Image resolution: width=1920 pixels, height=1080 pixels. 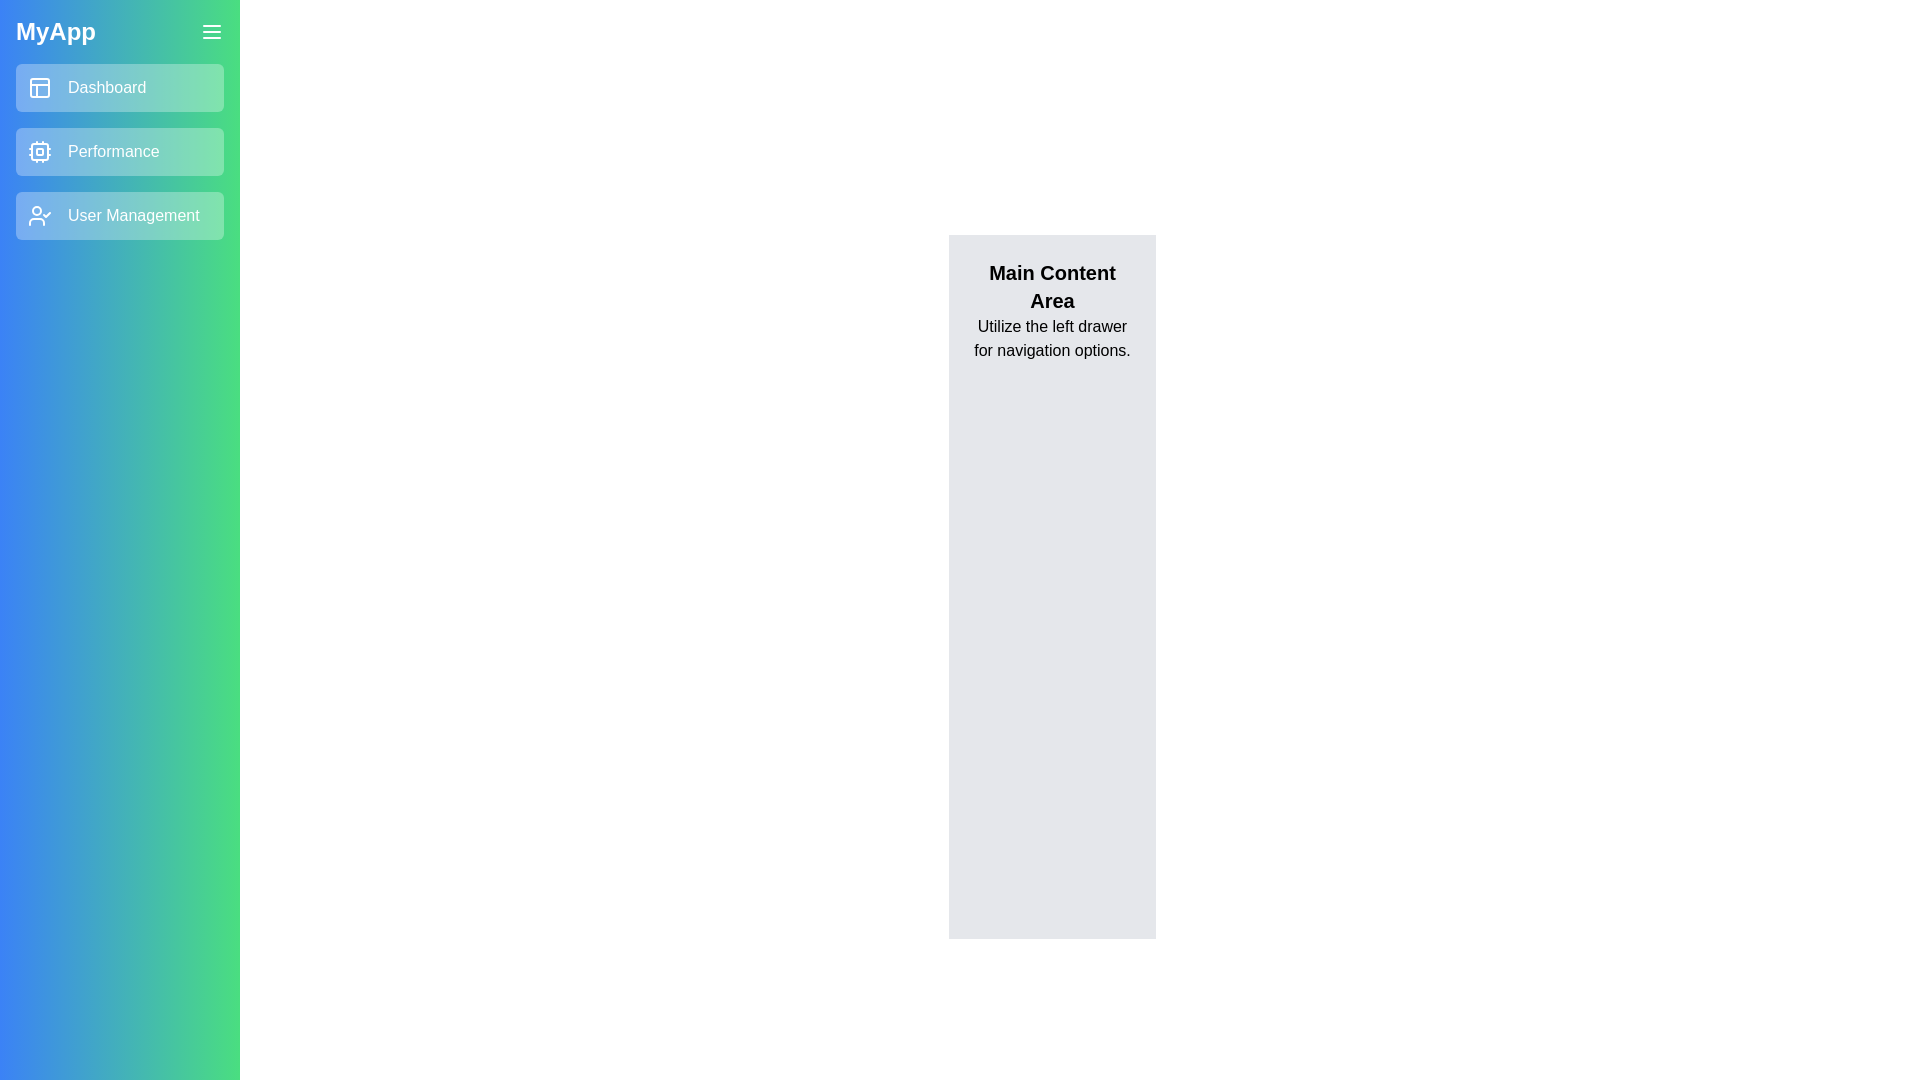 I want to click on the navigation link Dashboard to observe the hover effect, so click(x=119, y=87).